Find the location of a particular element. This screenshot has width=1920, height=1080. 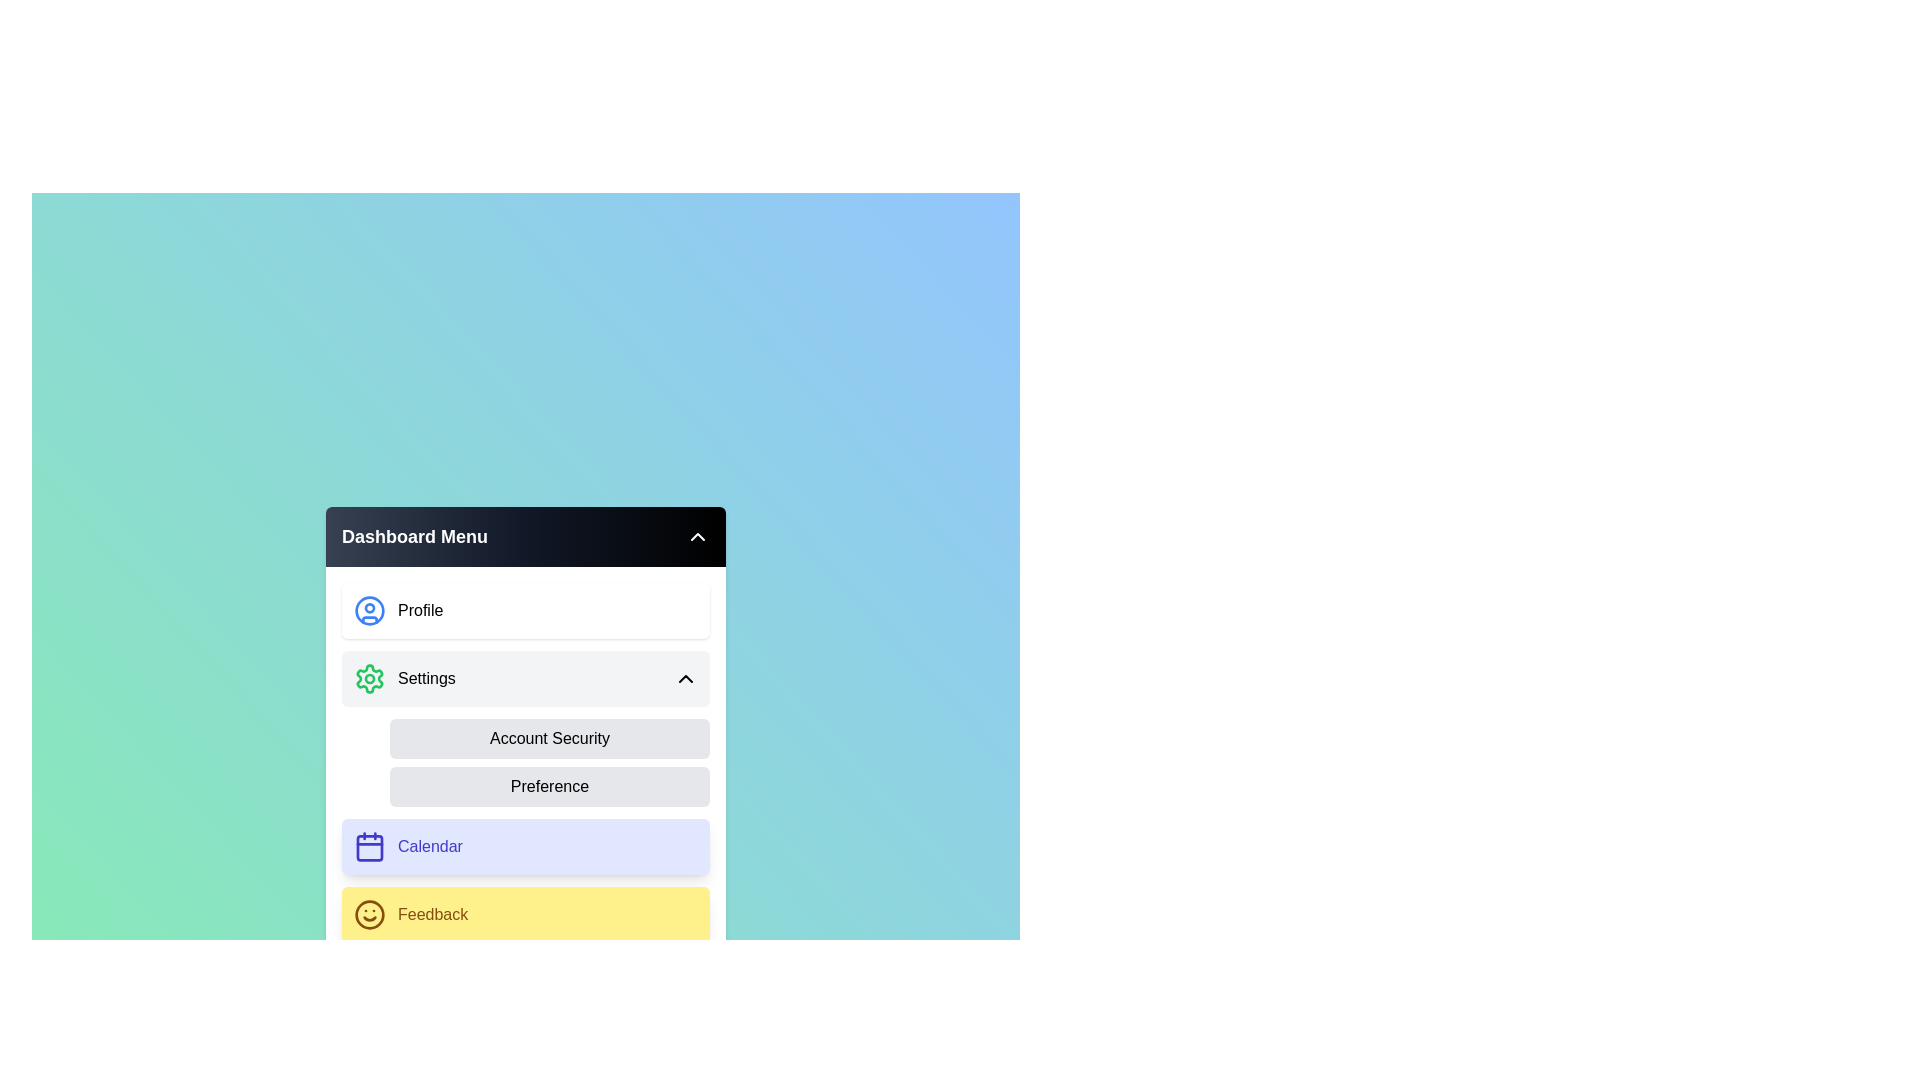

the second menu item in the settings menu is located at coordinates (526, 677).